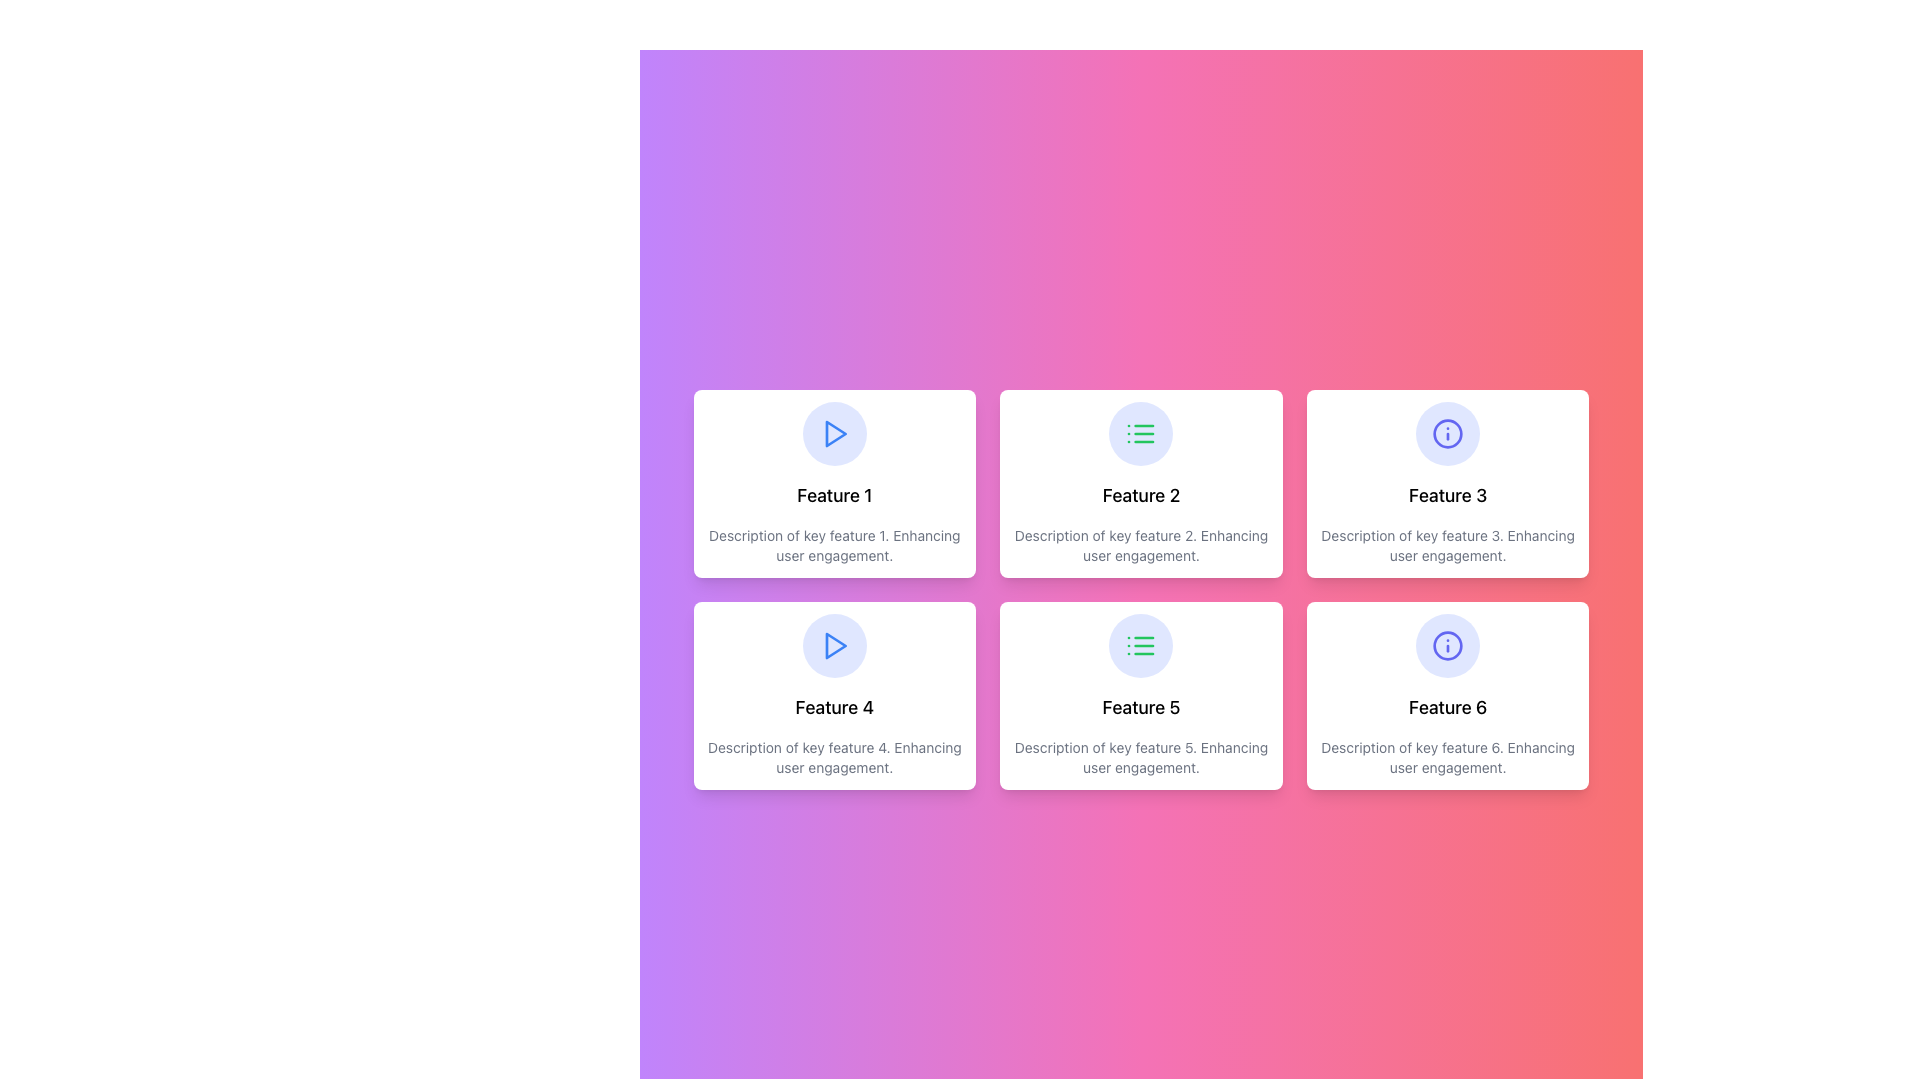 This screenshot has width=1920, height=1080. What do you see at coordinates (1141, 645) in the screenshot?
I see `the circular icon with a light indigo background and a green list-like graphic located at the top-center area of the 'Feature 5' card` at bounding box center [1141, 645].